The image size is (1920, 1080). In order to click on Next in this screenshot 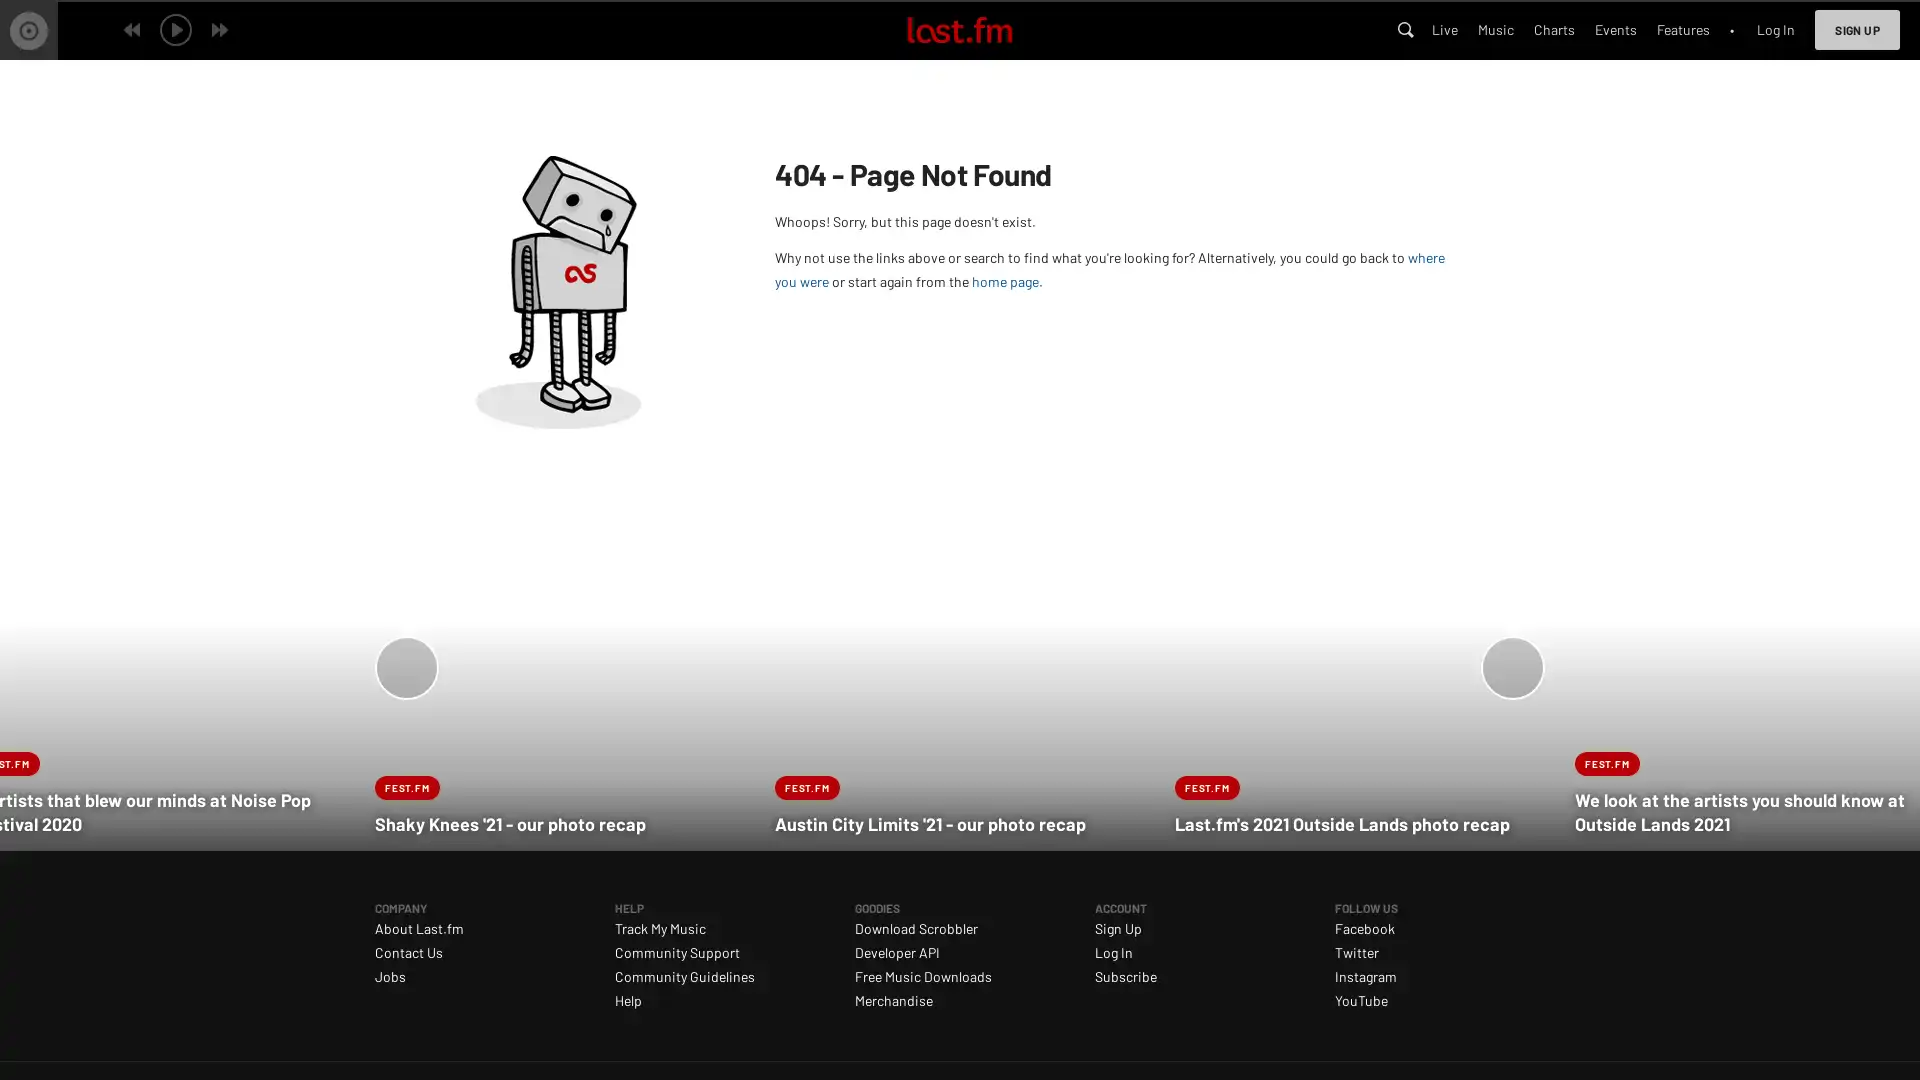, I will do `click(1521, 665)`.